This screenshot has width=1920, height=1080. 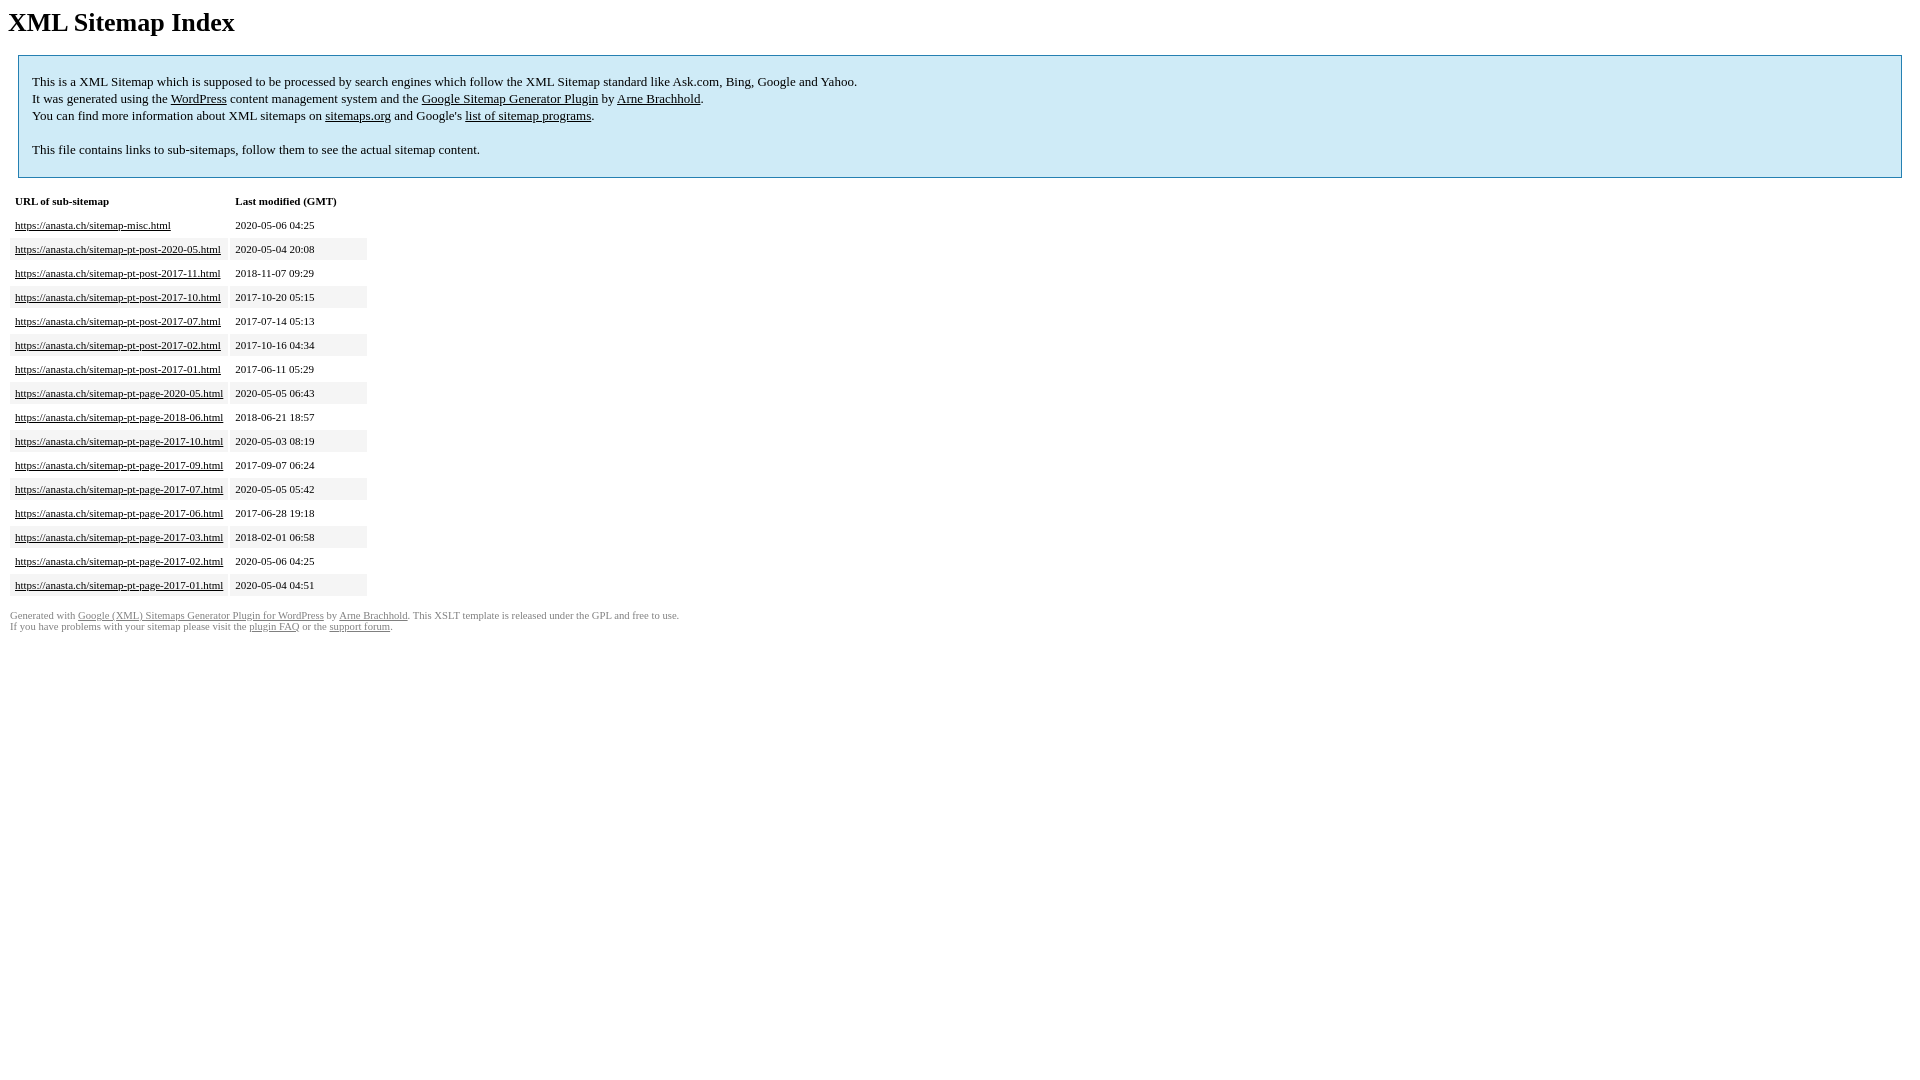 What do you see at coordinates (118, 585) in the screenshot?
I see `'https://anasta.ch/sitemap-pt-page-2017-01.html'` at bounding box center [118, 585].